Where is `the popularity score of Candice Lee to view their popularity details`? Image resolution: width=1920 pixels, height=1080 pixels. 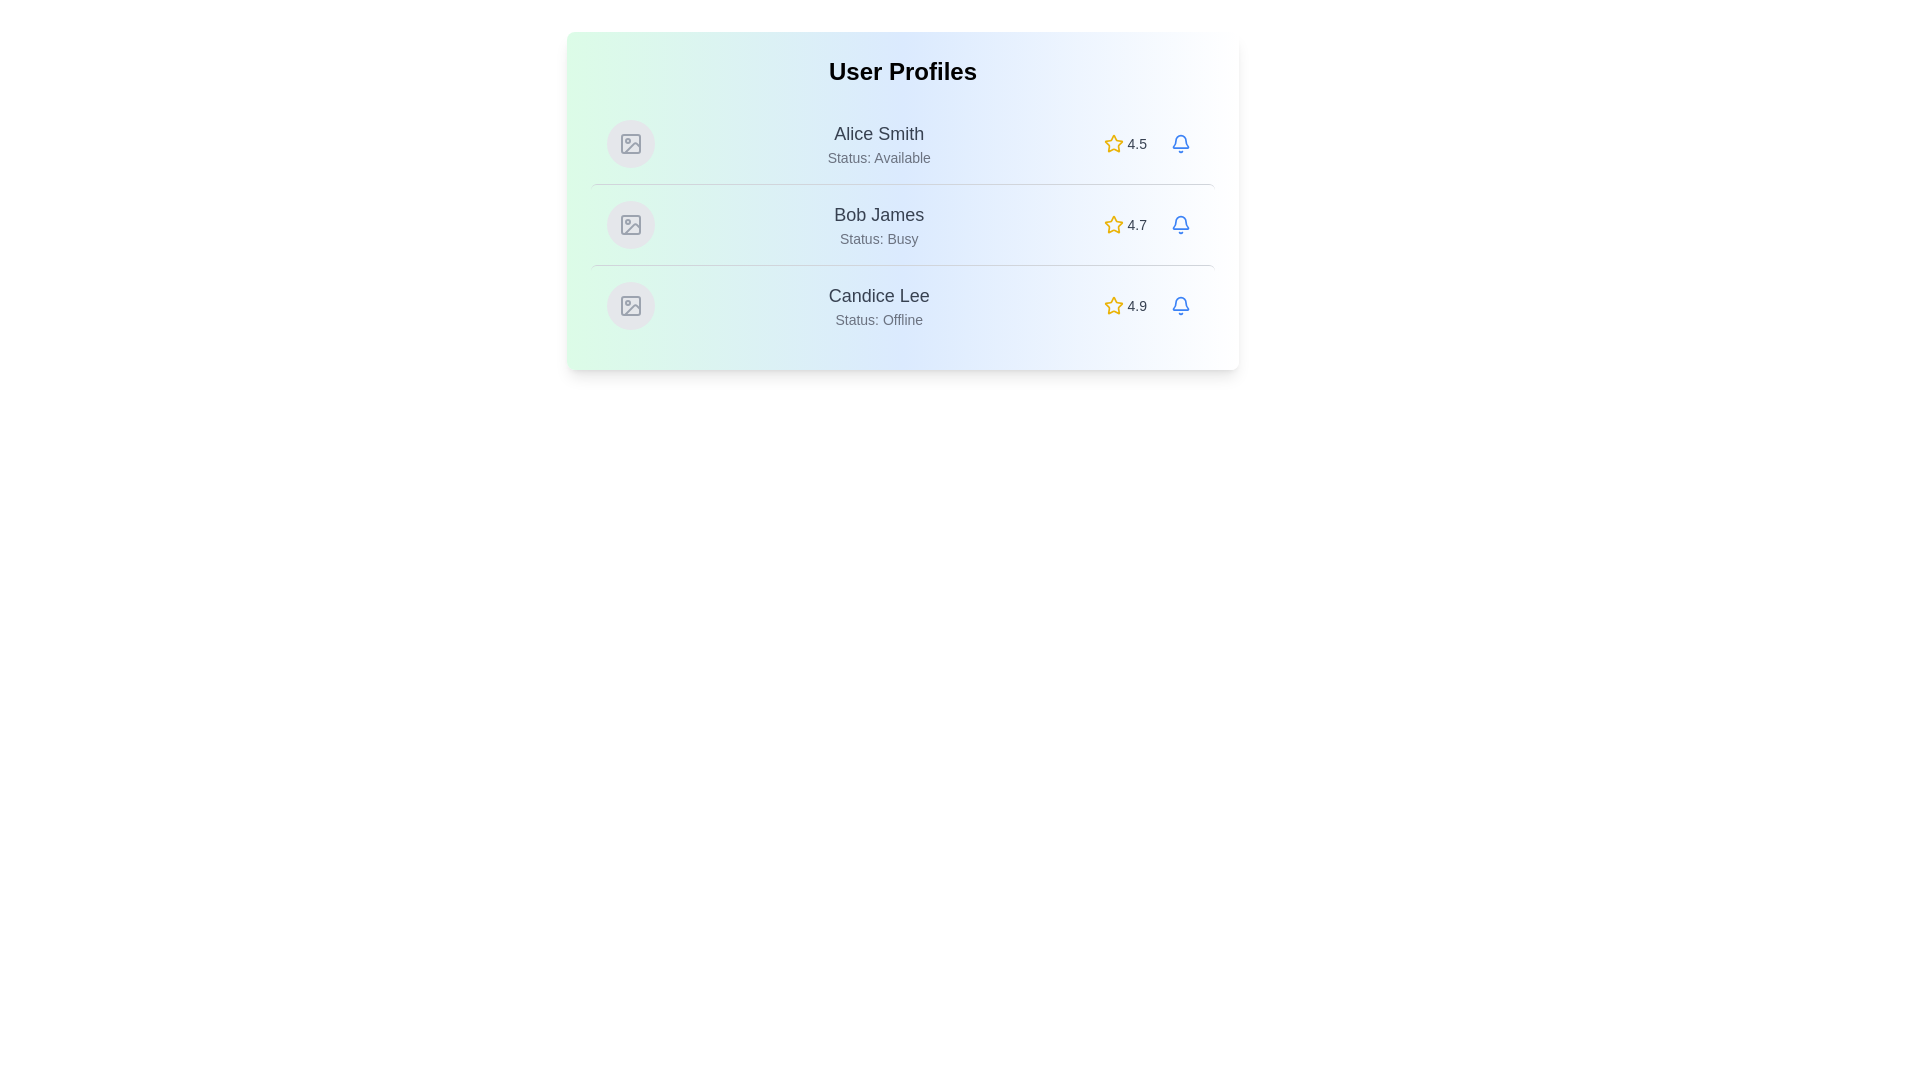
the popularity score of Candice Lee to view their popularity details is located at coordinates (1124, 305).